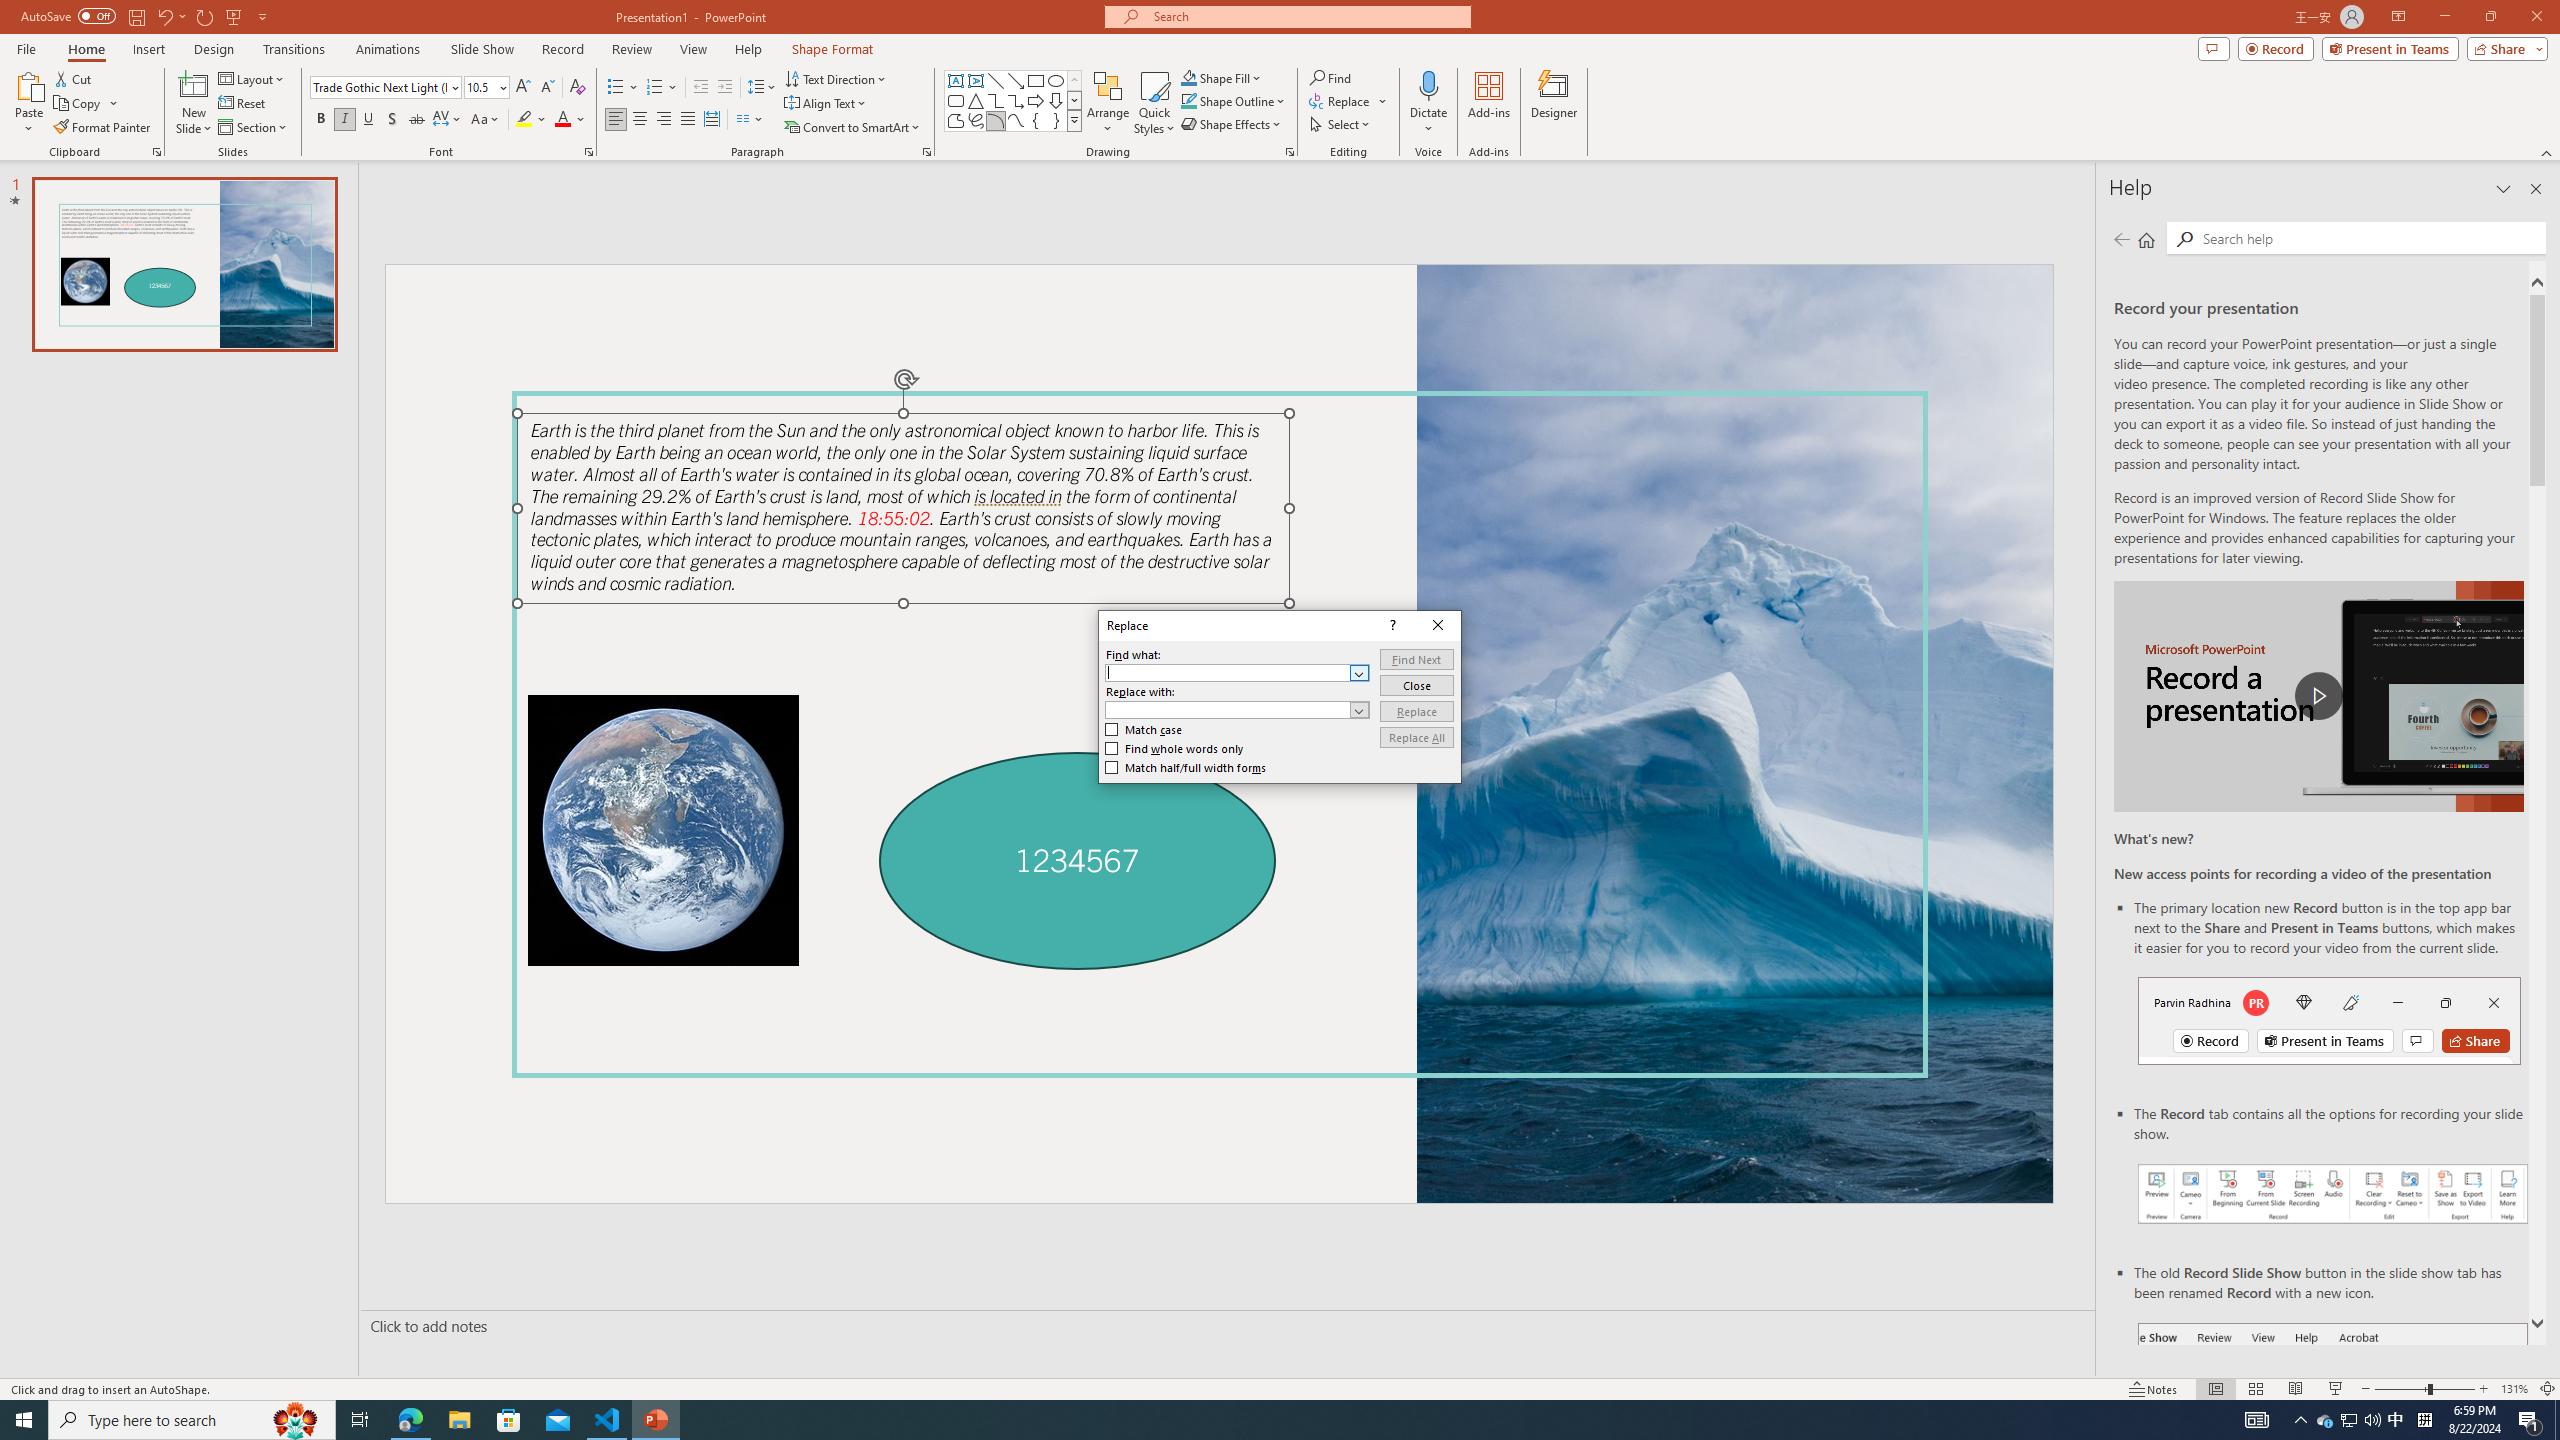 The width and height of the screenshot is (2560, 1440). What do you see at coordinates (2349, 1418) in the screenshot?
I see `'User Promoted Notification Area'` at bounding box center [2349, 1418].